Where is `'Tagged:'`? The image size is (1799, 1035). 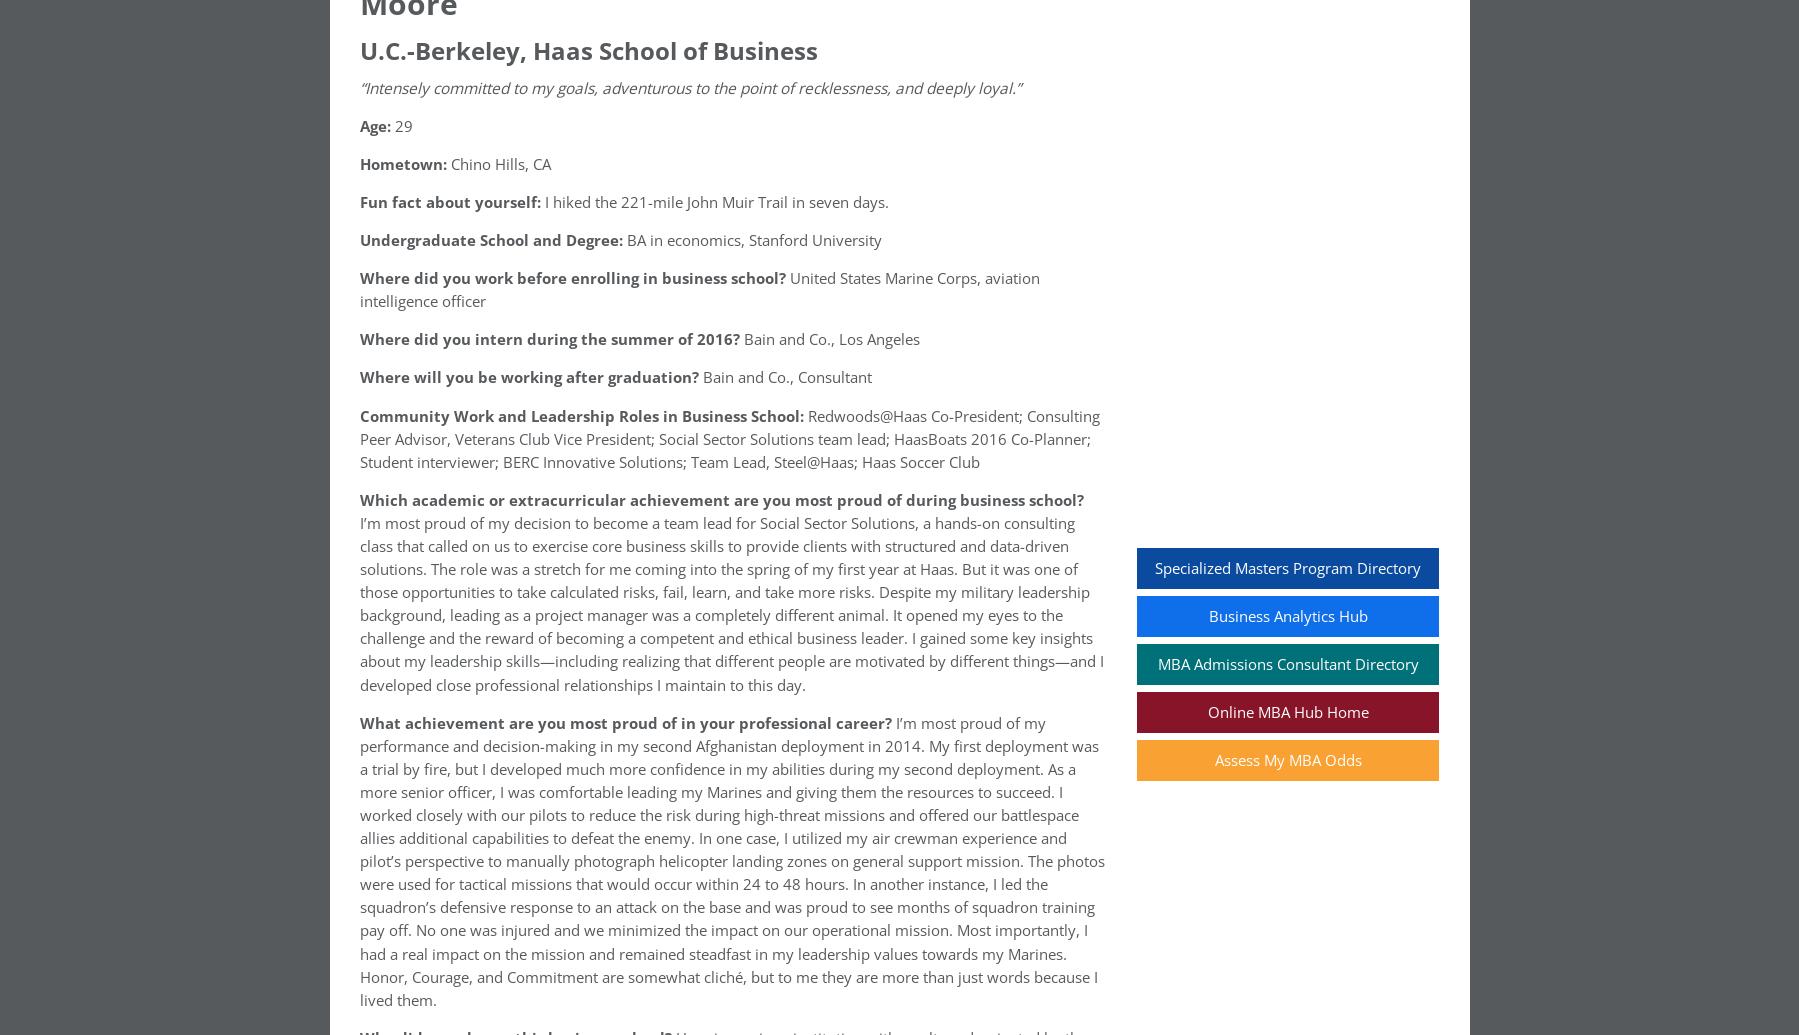
'Tagged:' is located at coordinates (399, 669).